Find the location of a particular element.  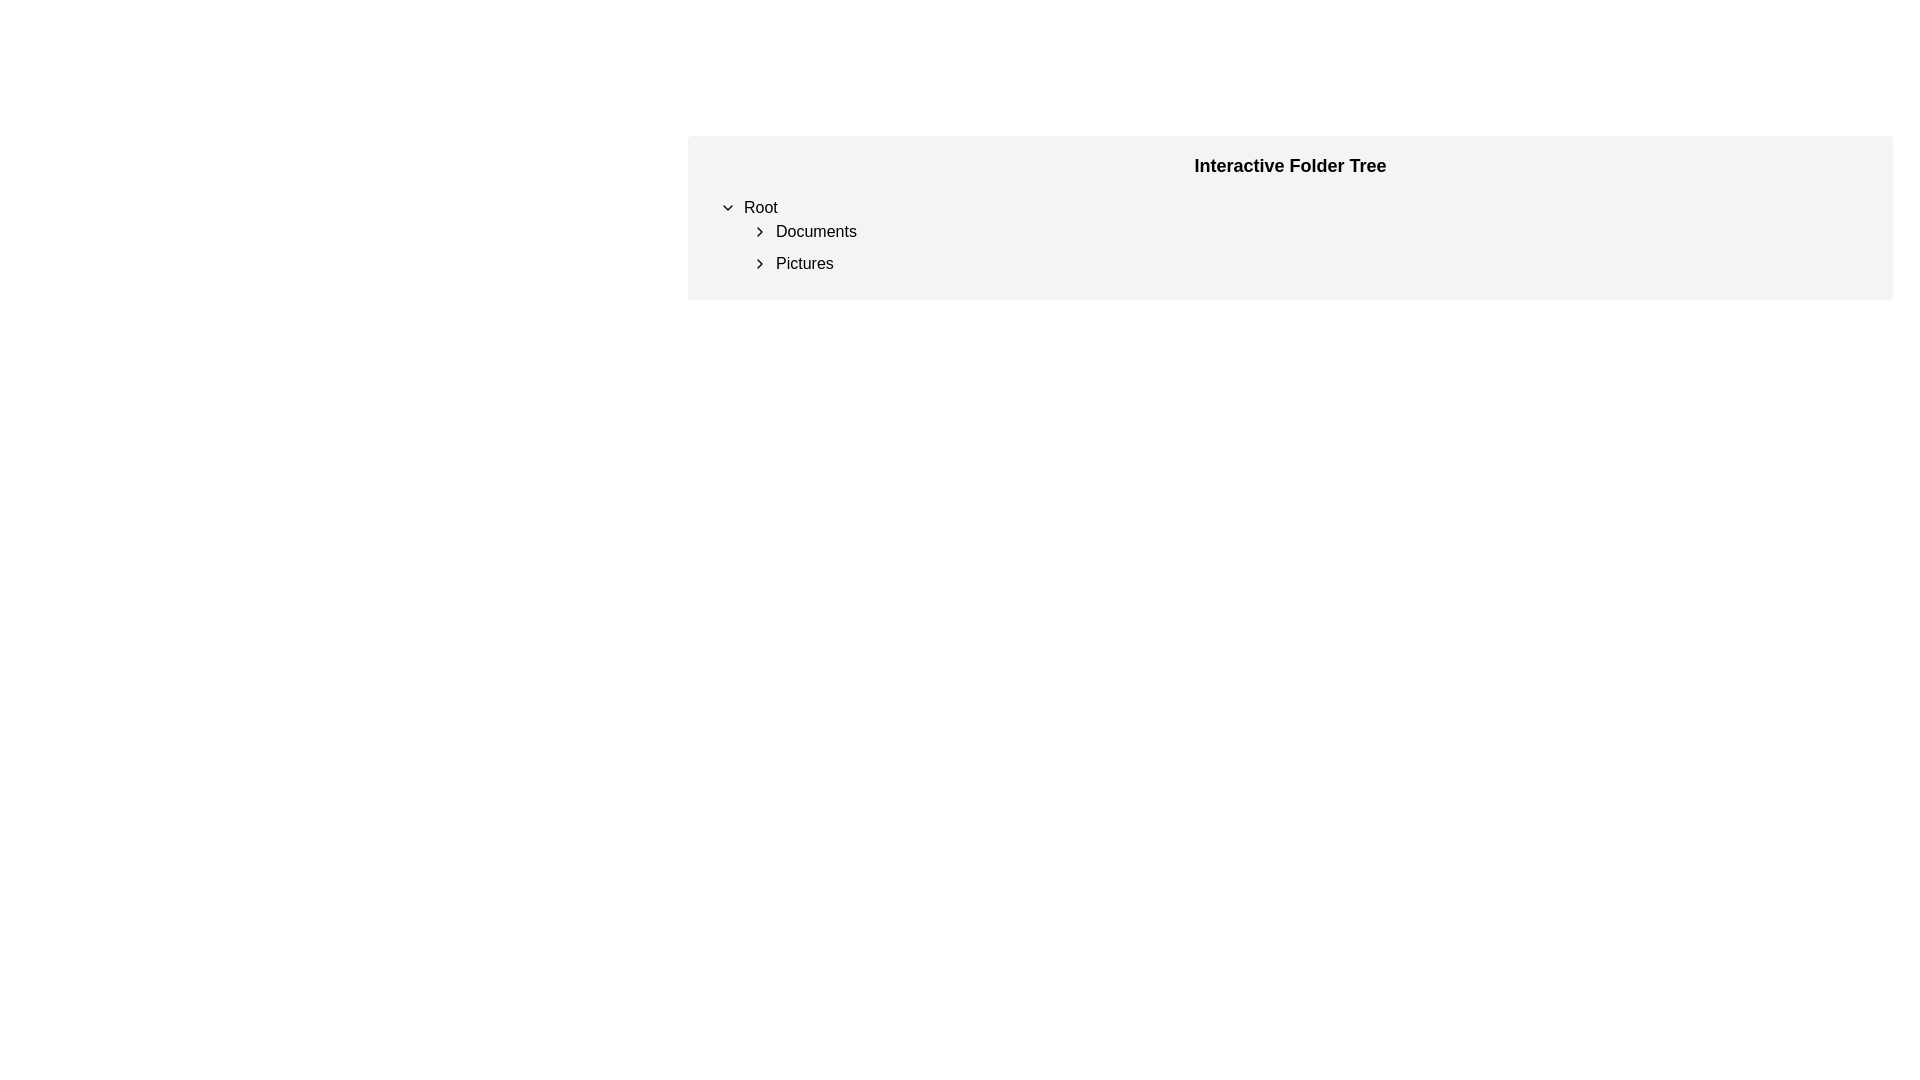

the static text label representing the root directory of the interactive tree structure, located beside the downward-pointing chevron icon is located at coordinates (759, 208).